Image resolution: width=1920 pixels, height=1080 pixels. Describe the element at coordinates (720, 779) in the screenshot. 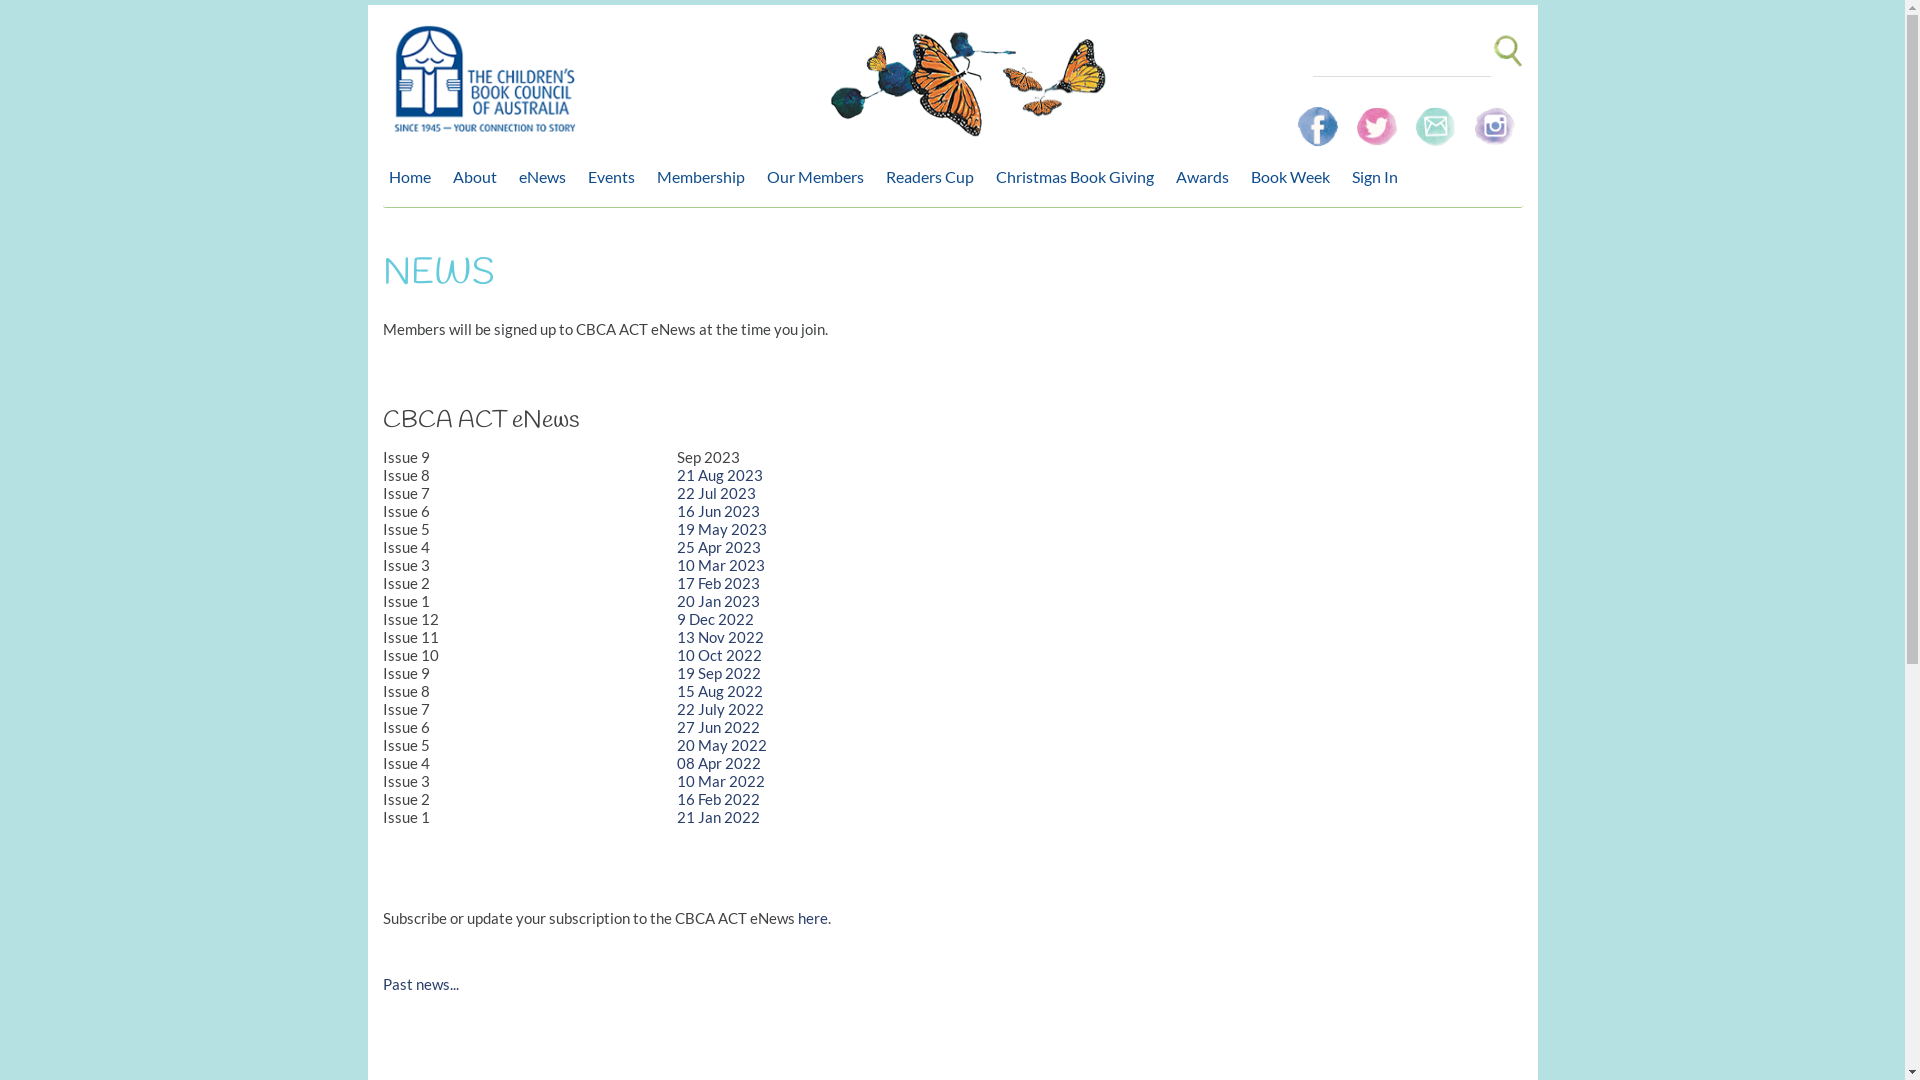

I see `'10 Mar 2022'` at that location.